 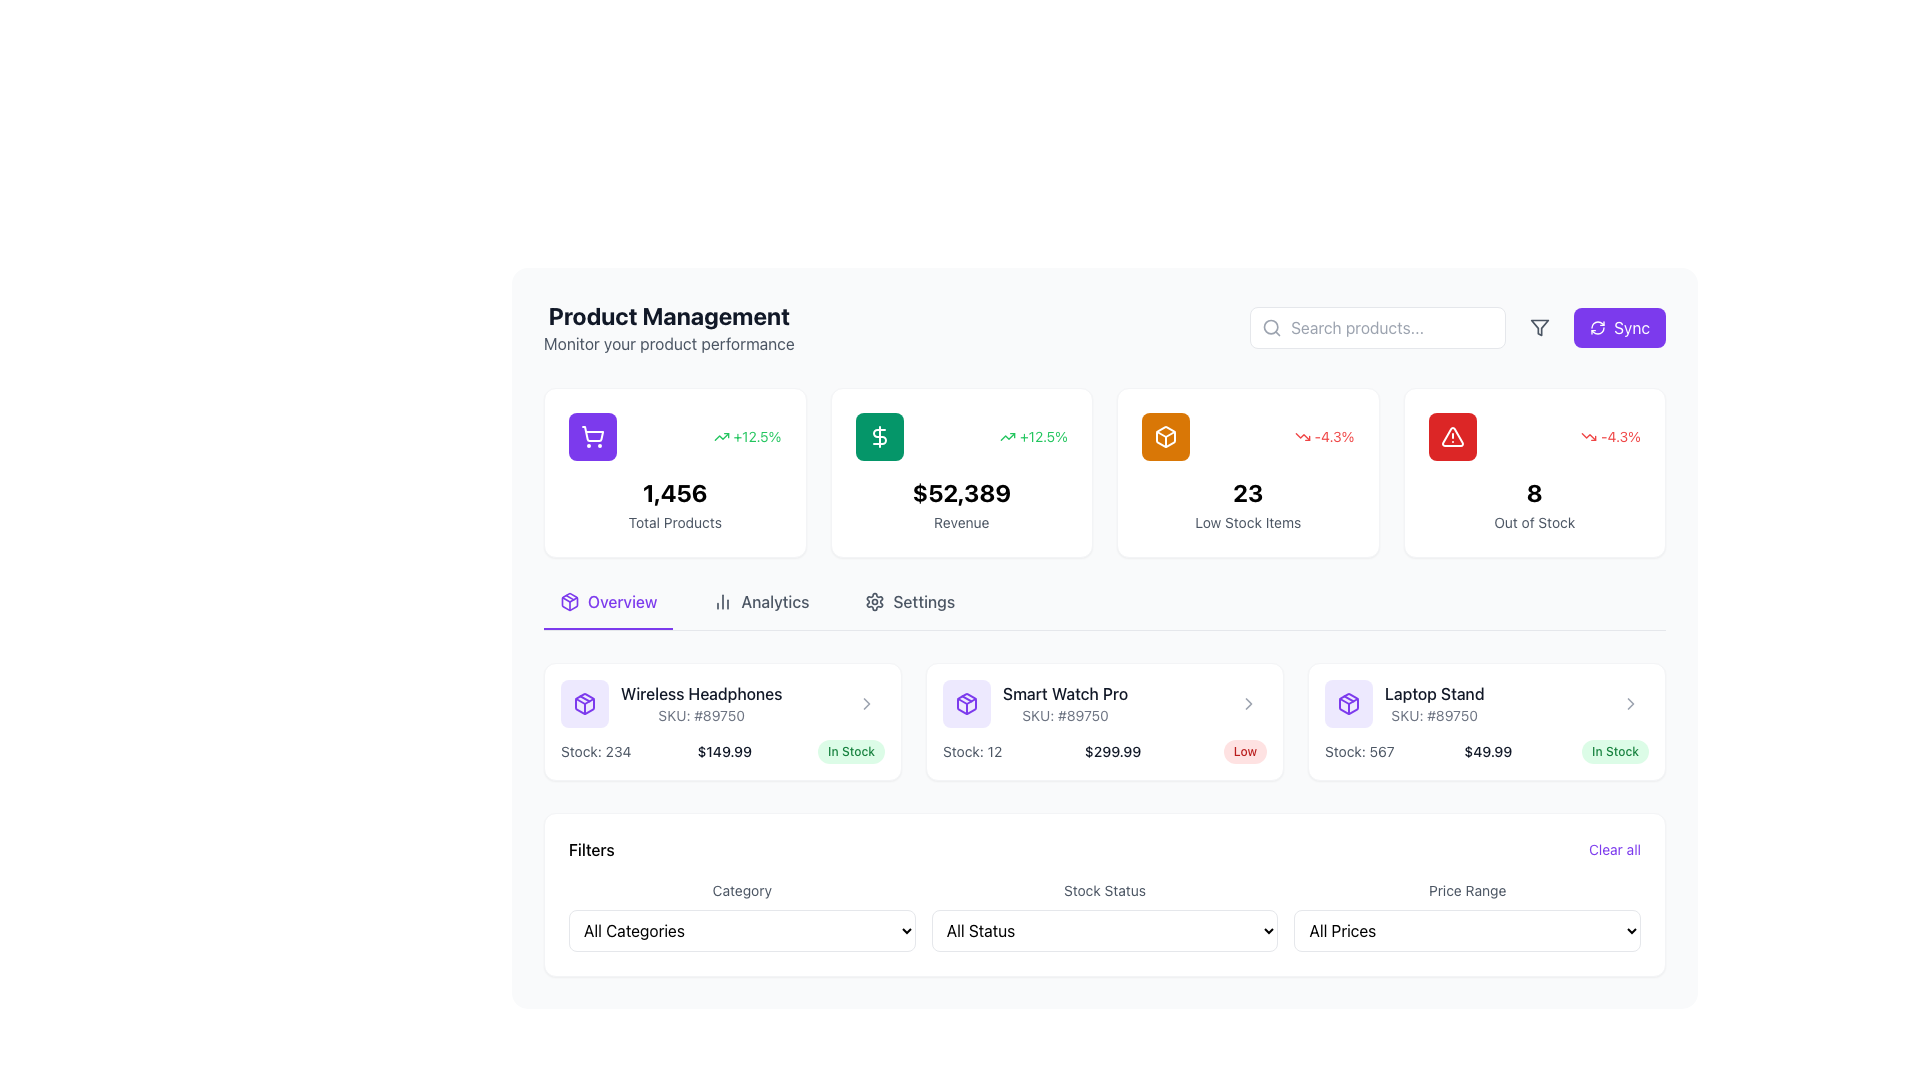 What do you see at coordinates (595, 752) in the screenshot?
I see `the 'Stock: 234' text element that indicates the current stock quantity of an item` at bounding box center [595, 752].